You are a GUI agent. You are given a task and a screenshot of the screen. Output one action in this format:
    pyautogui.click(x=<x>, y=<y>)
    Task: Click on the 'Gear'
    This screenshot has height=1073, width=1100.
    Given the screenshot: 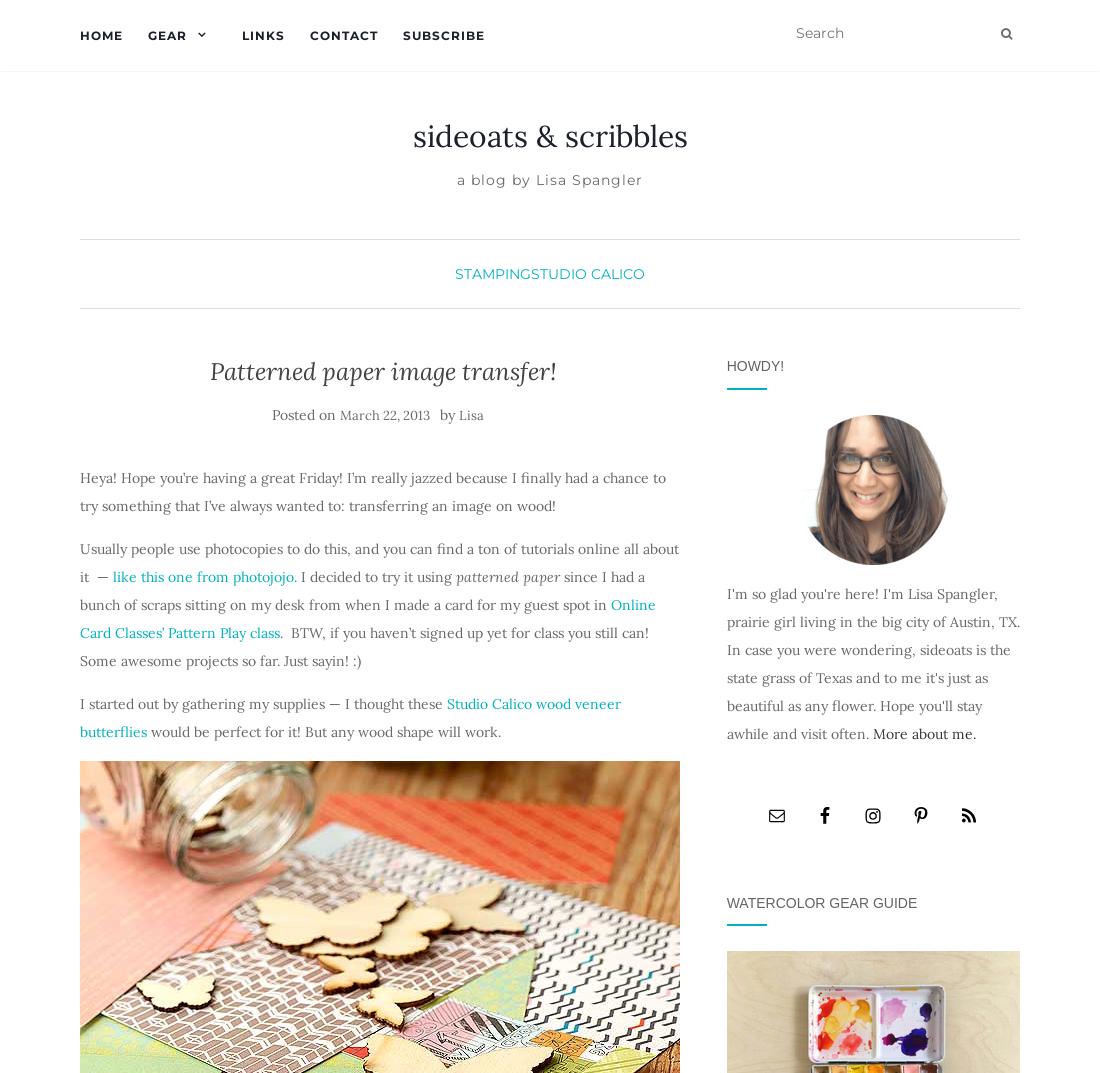 What is the action you would take?
    pyautogui.click(x=166, y=34)
    